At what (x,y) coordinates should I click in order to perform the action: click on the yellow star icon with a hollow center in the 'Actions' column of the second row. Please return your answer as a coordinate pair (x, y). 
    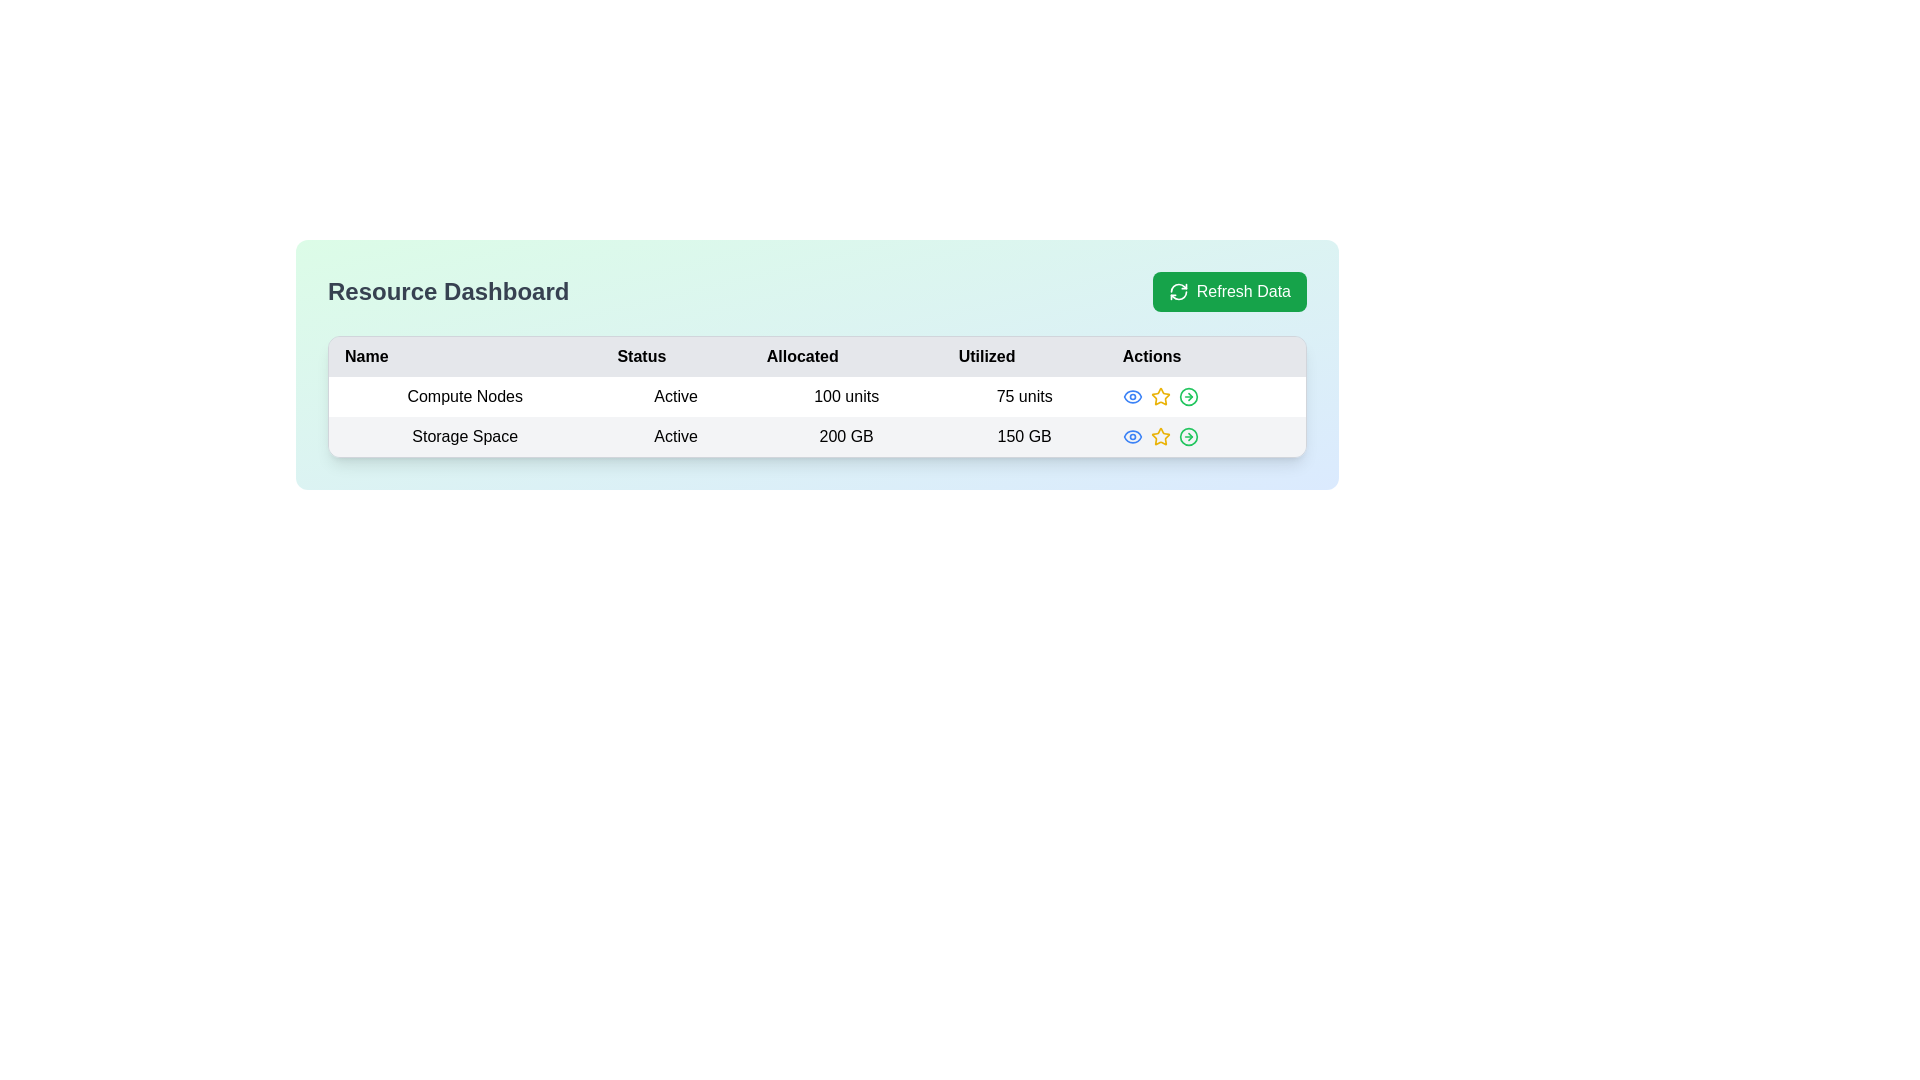
    Looking at the image, I should click on (1160, 396).